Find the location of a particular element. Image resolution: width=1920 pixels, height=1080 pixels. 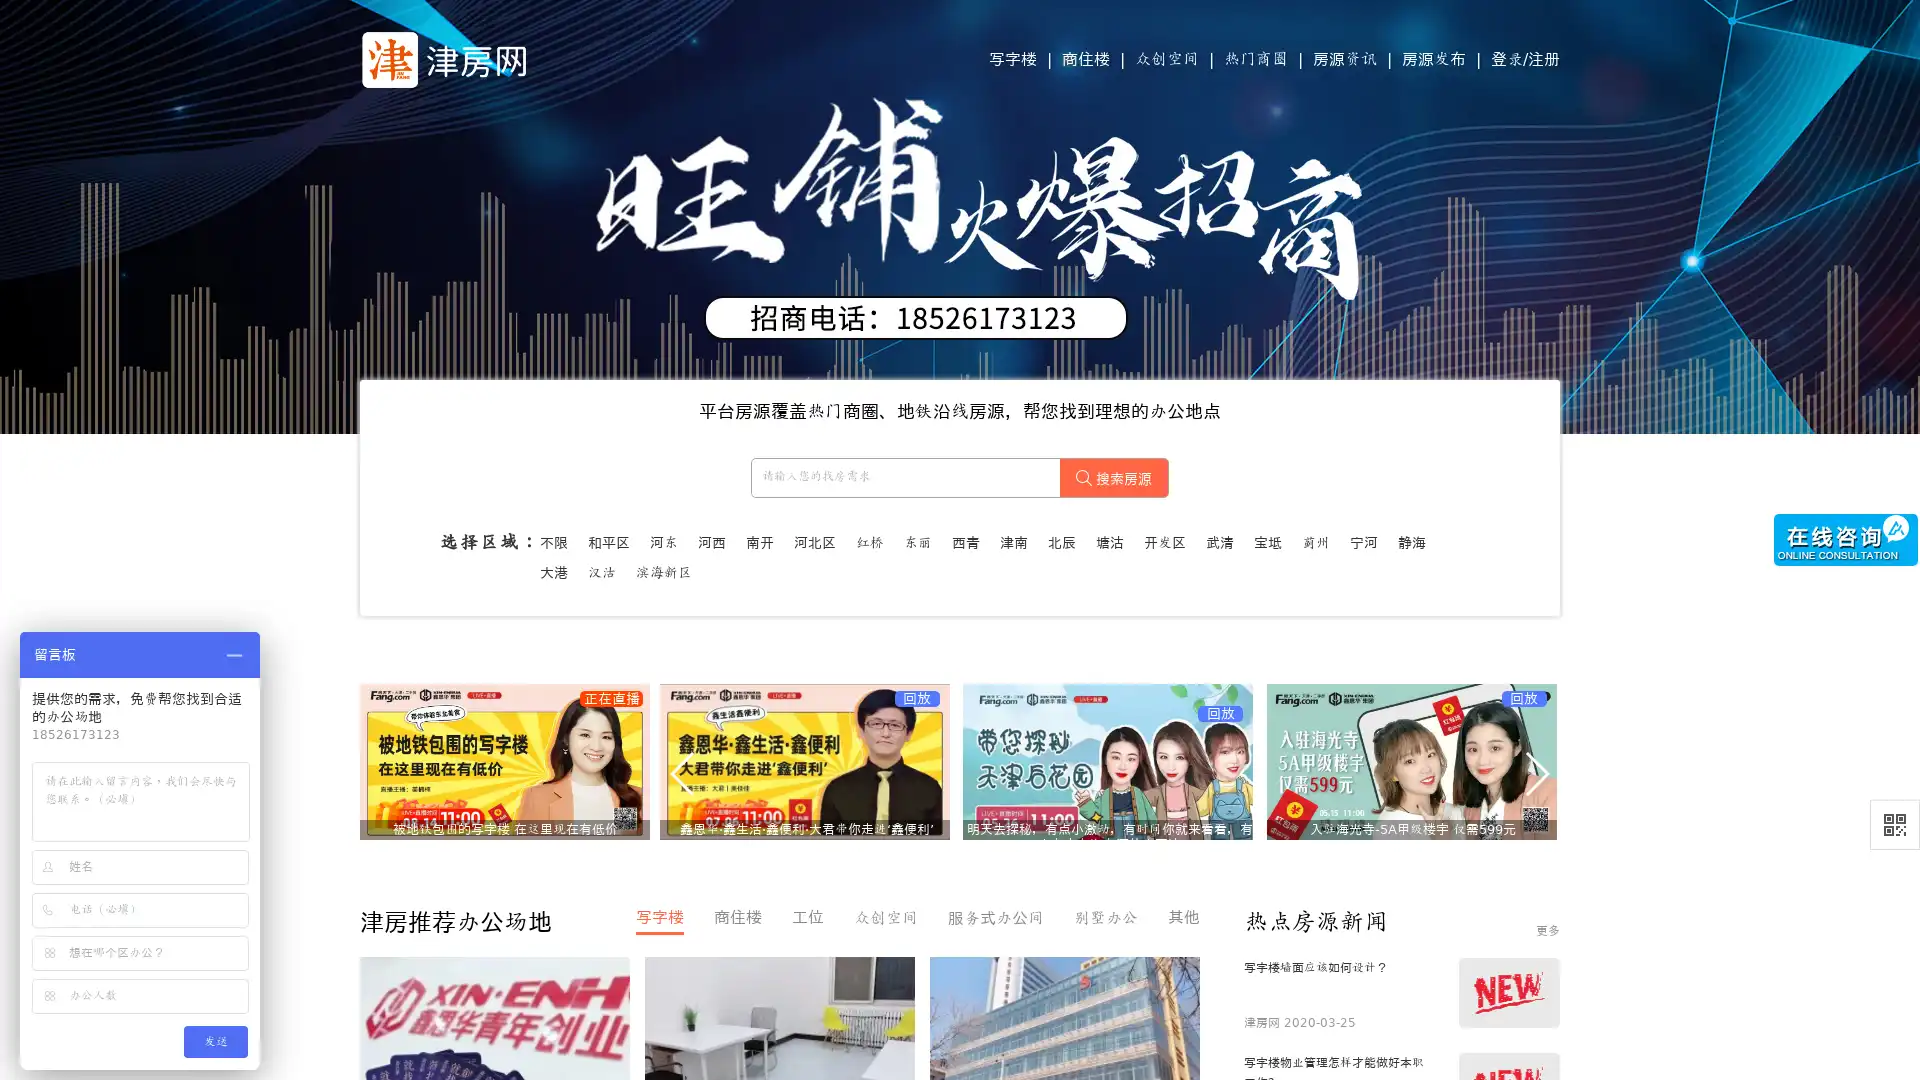

Previous slide is located at coordinates (683, 771).